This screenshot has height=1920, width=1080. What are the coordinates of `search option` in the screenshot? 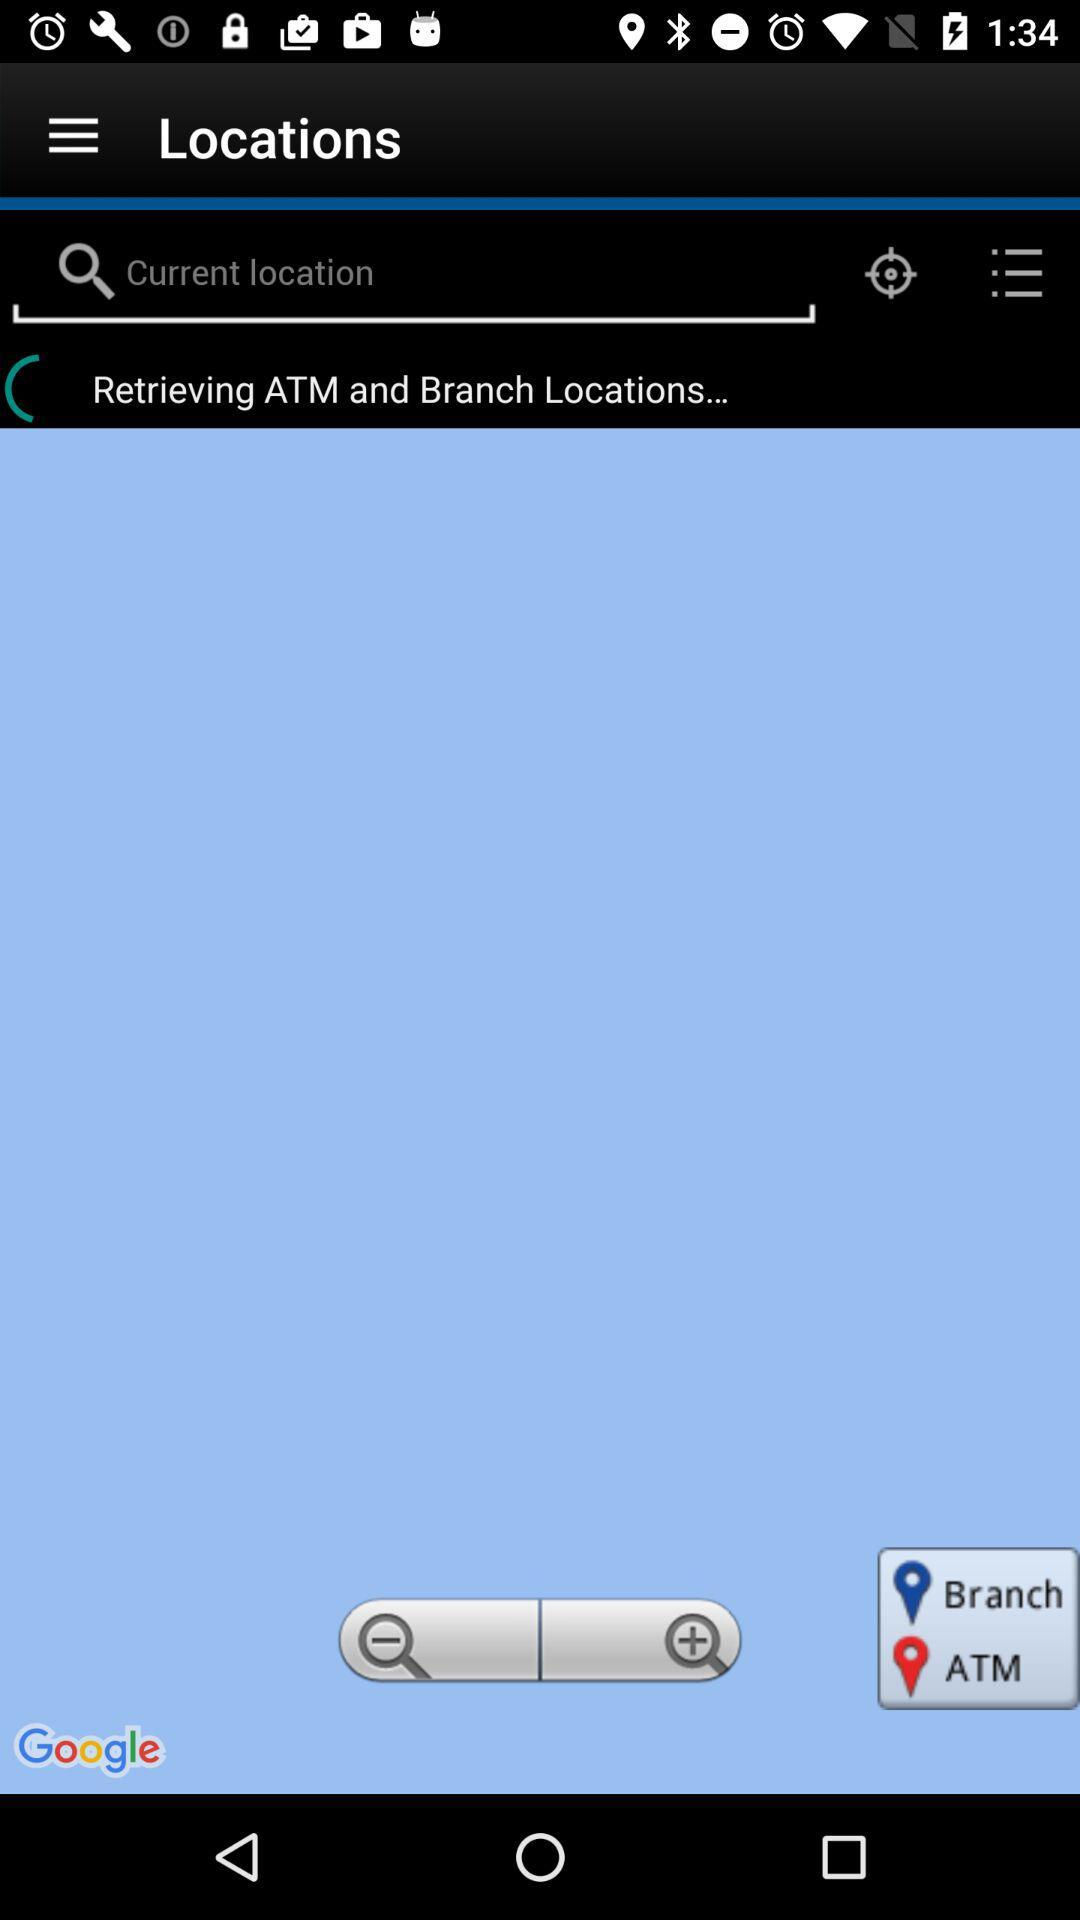 It's located at (412, 272).